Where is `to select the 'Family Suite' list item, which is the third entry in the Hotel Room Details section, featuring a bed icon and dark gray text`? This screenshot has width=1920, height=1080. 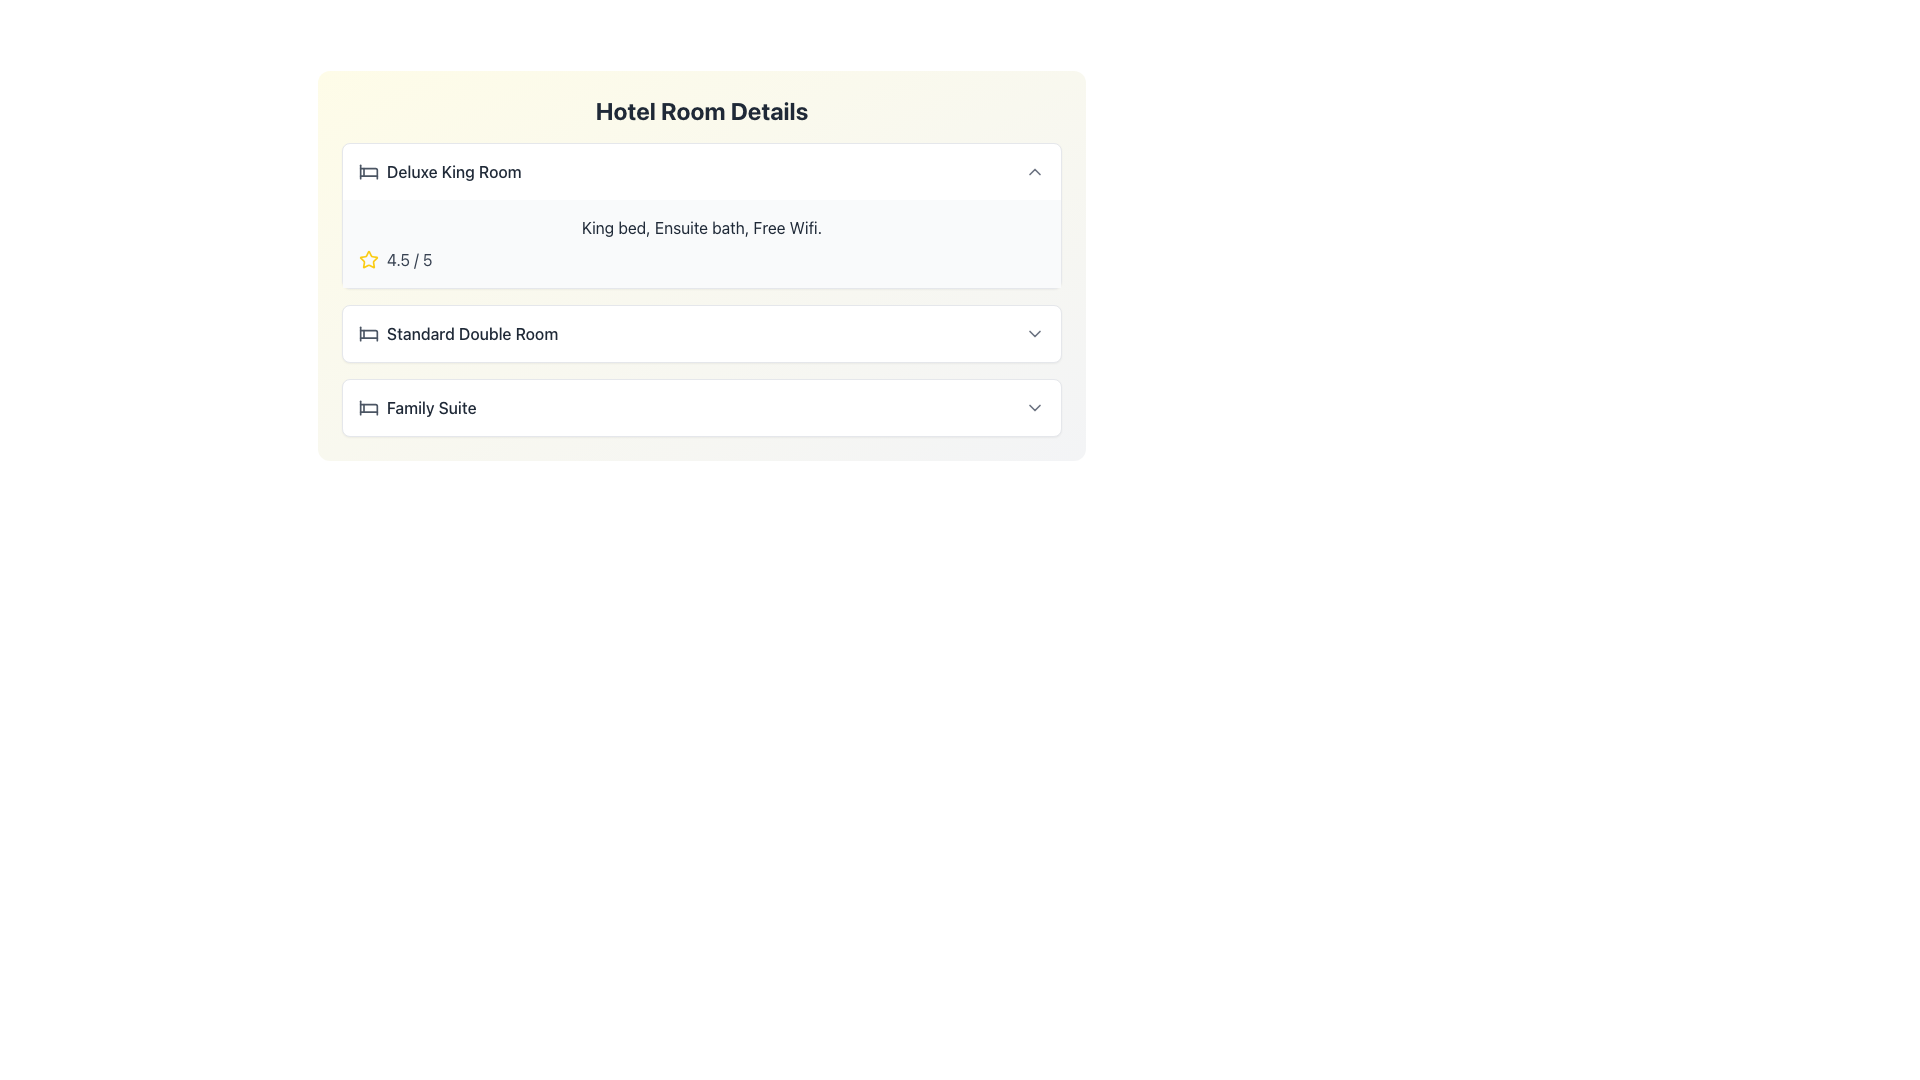
to select the 'Family Suite' list item, which is the third entry in the Hotel Room Details section, featuring a bed icon and dark gray text is located at coordinates (416, 407).